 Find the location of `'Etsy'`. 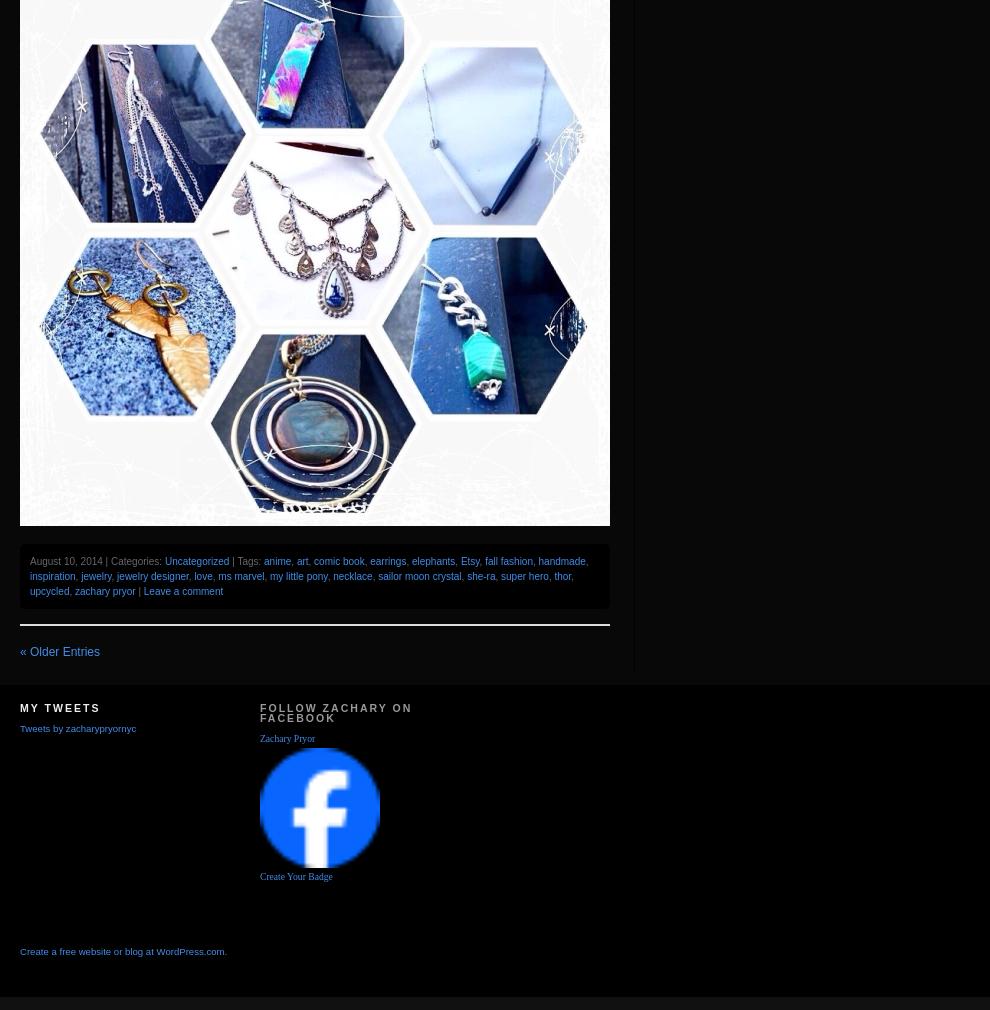

'Etsy' is located at coordinates (469, 560).